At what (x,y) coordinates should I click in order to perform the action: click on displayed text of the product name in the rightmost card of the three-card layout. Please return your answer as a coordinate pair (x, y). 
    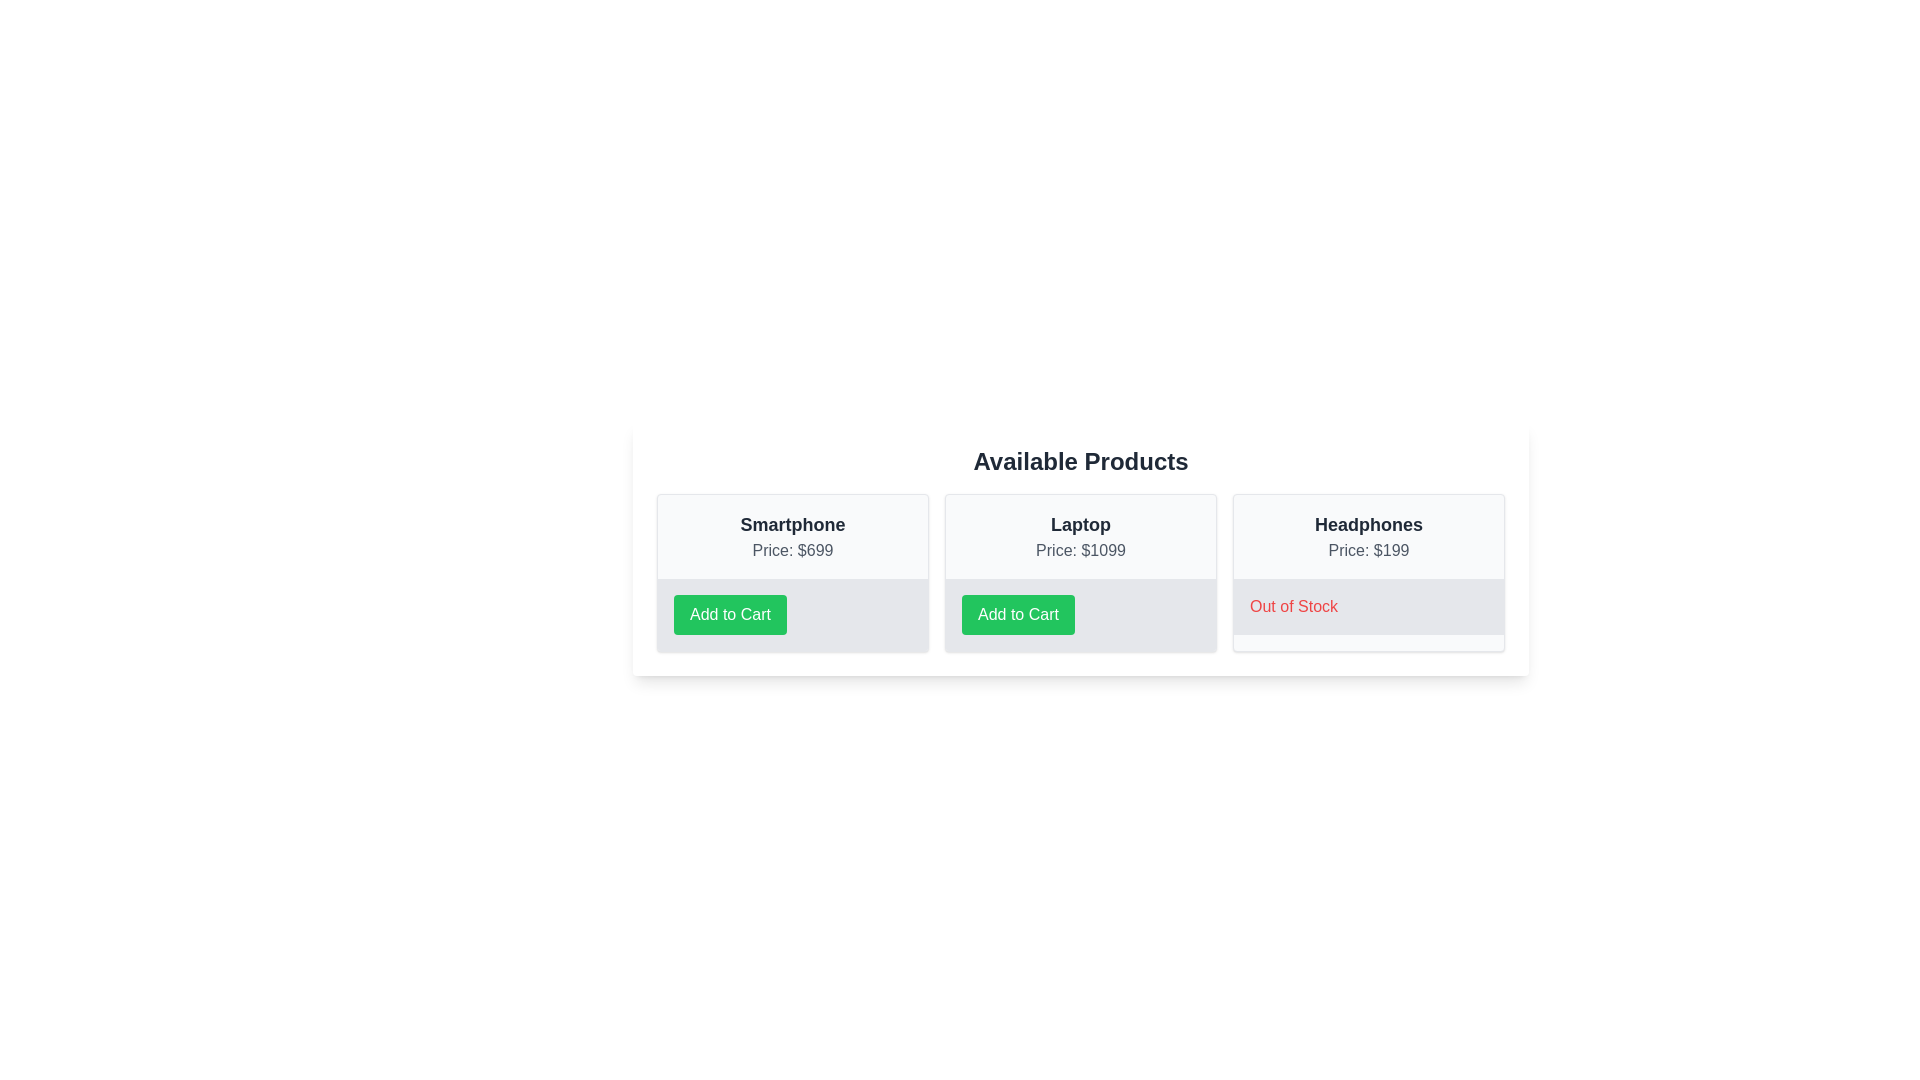
    Looking at the image, I should click on (1367, 523).